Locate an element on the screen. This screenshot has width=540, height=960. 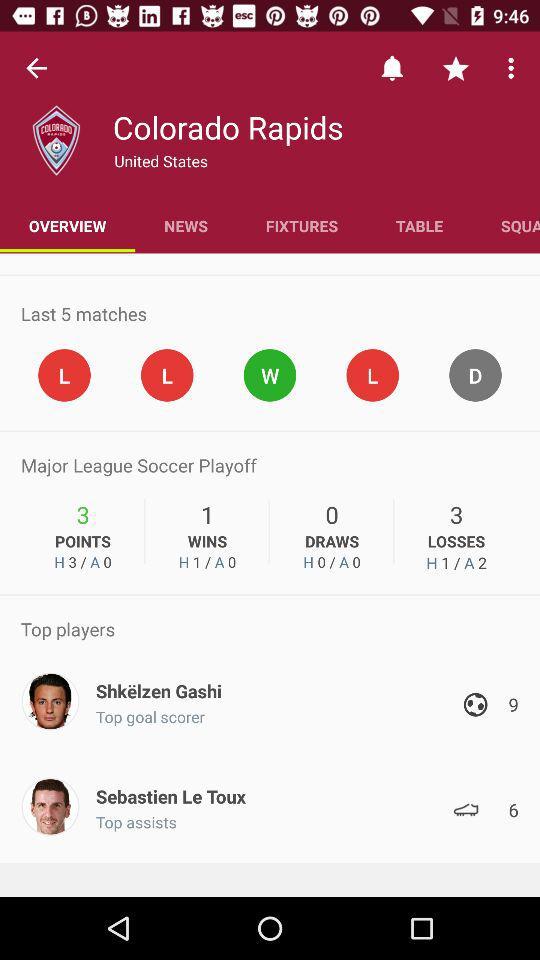
the green button of the page is located at coordinates (270, 374).